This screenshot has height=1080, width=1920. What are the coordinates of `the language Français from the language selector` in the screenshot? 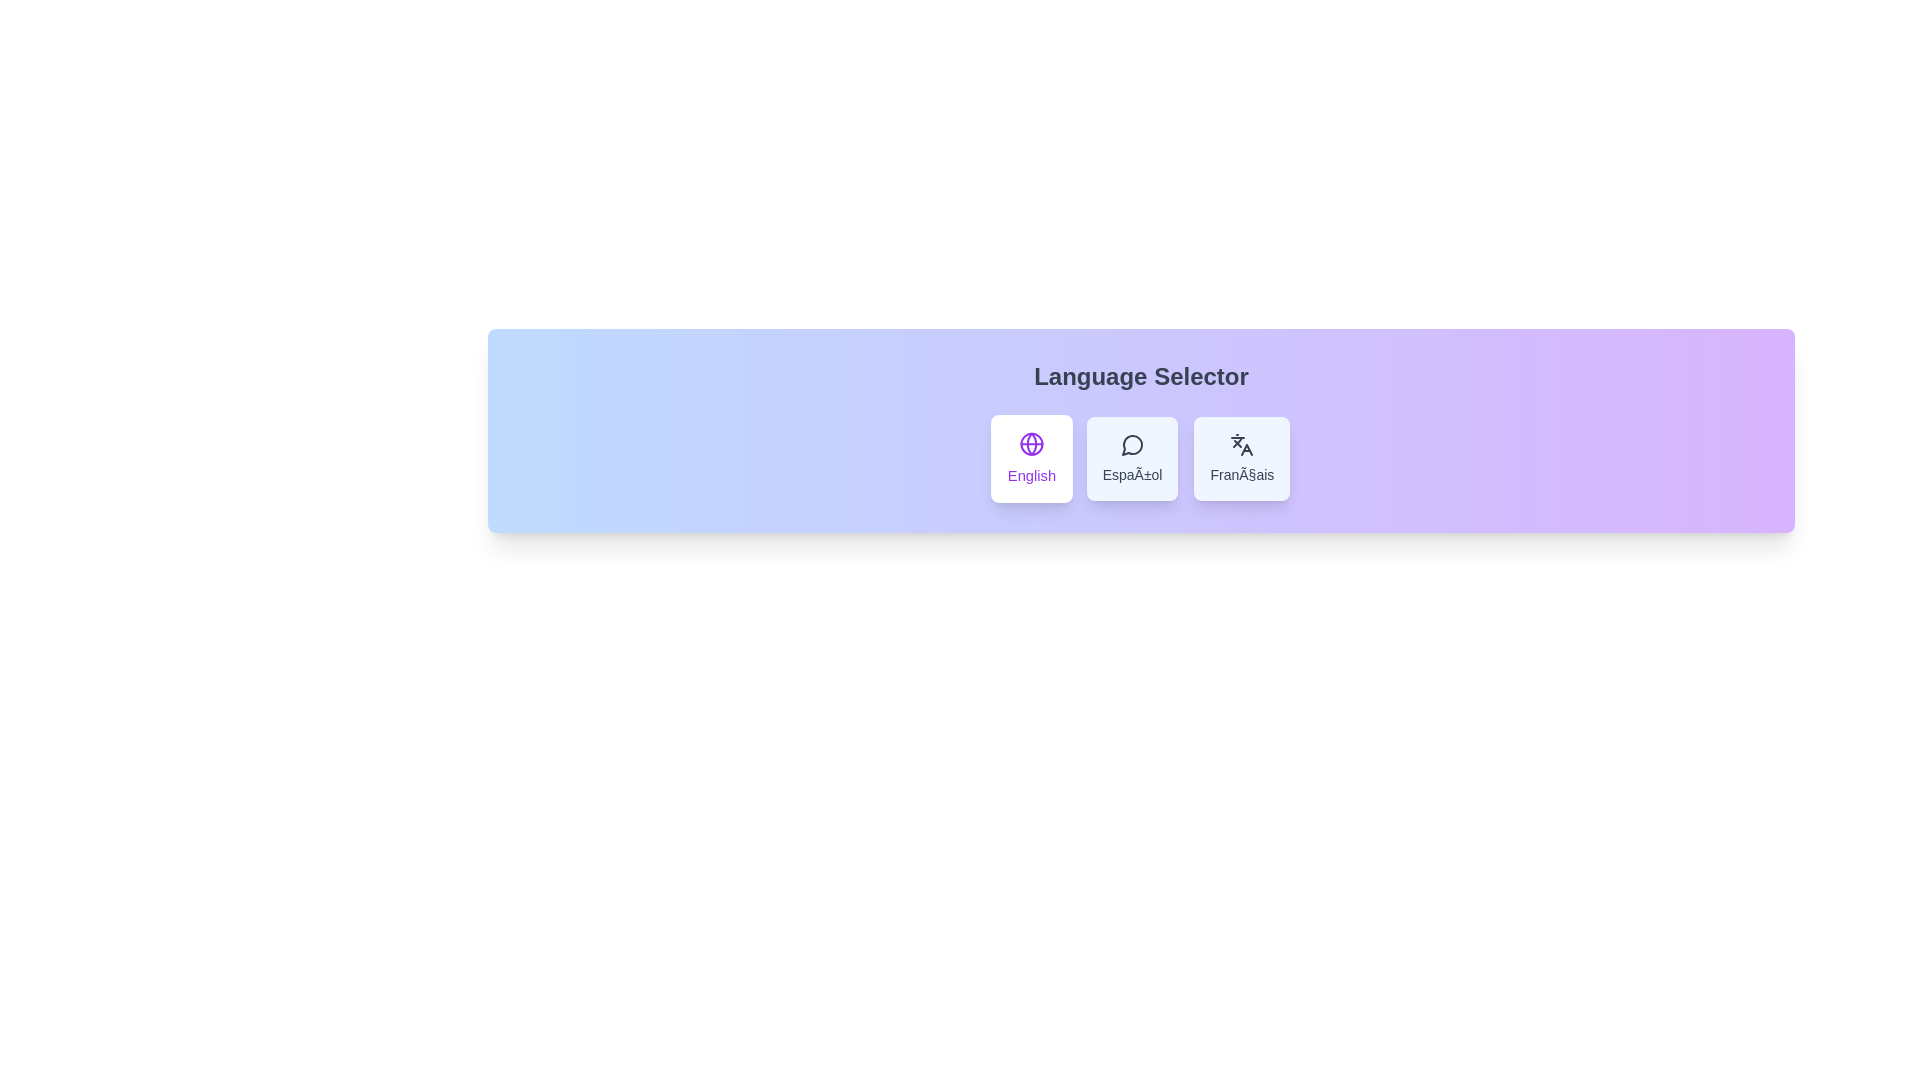 It's located at (1241, 459).